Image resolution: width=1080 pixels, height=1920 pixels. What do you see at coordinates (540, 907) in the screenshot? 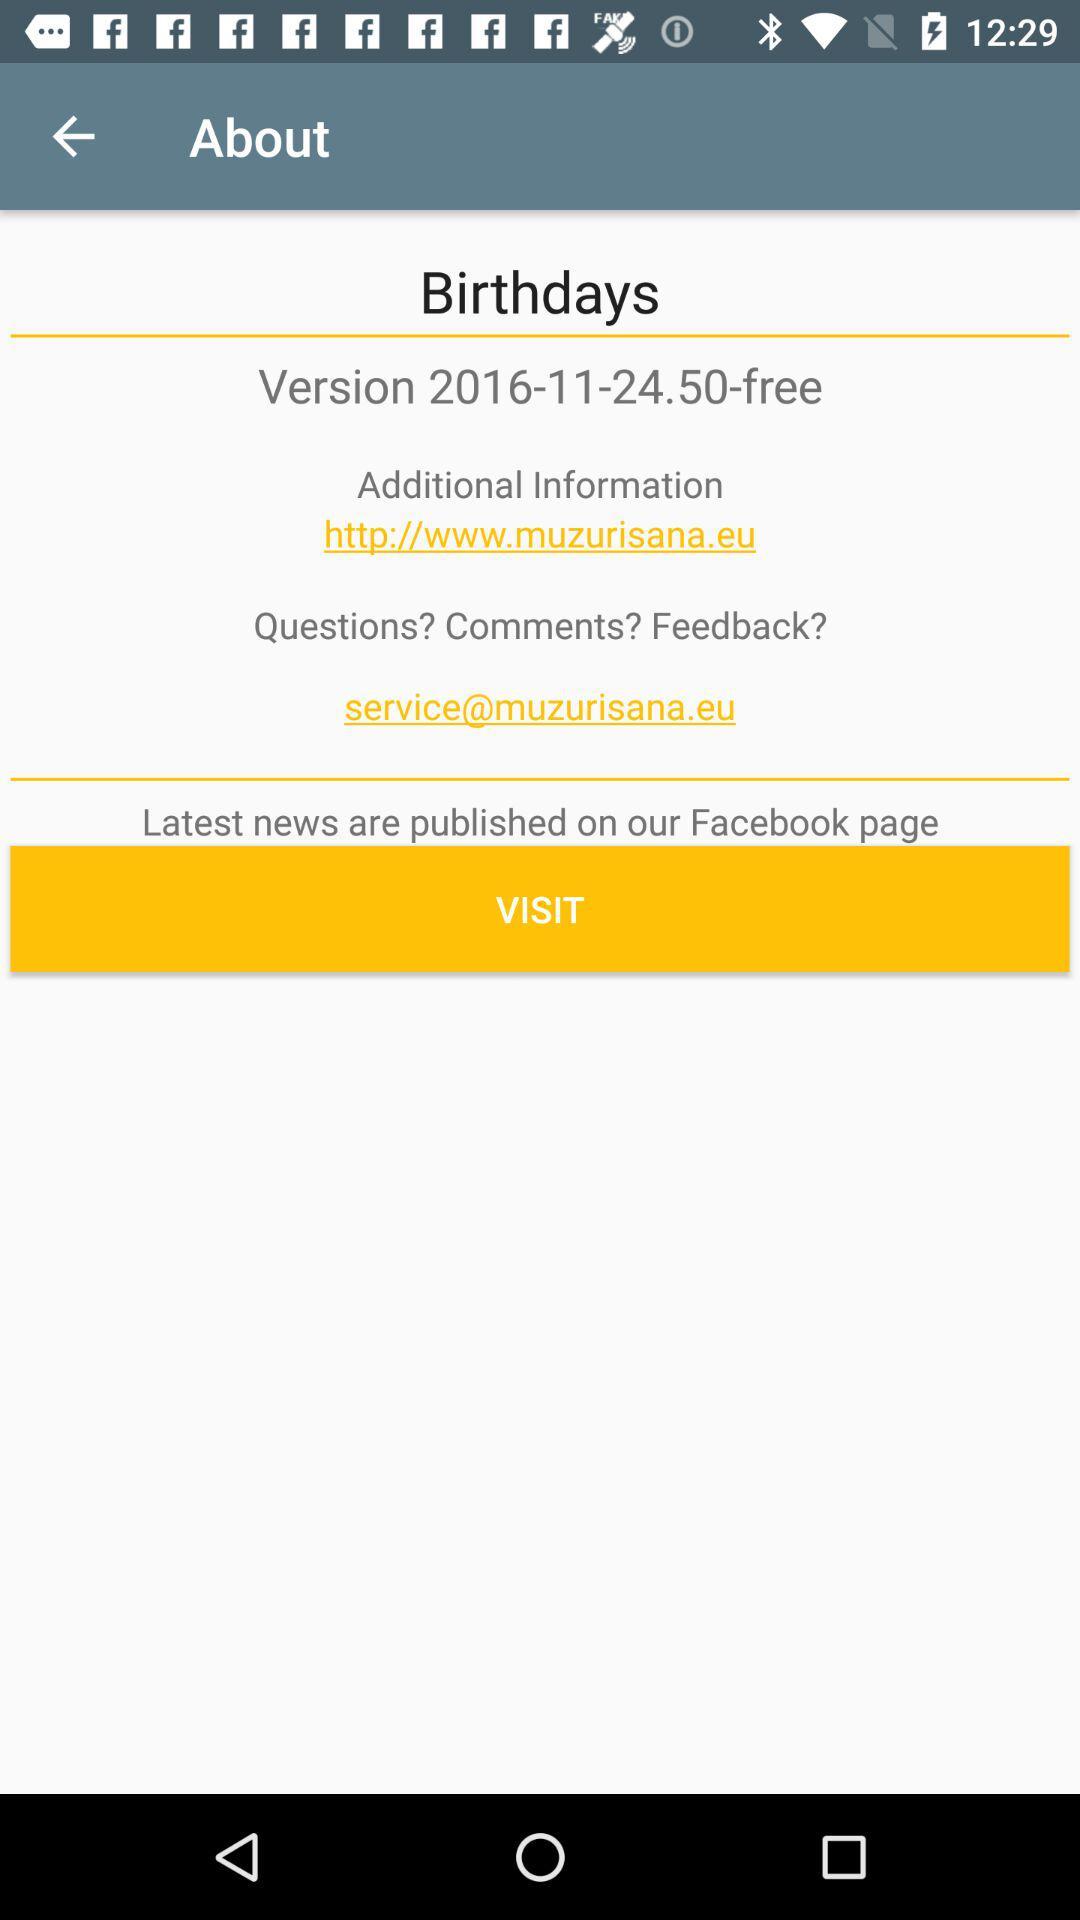
I see `visit icon` at bounding box center [540, 907].